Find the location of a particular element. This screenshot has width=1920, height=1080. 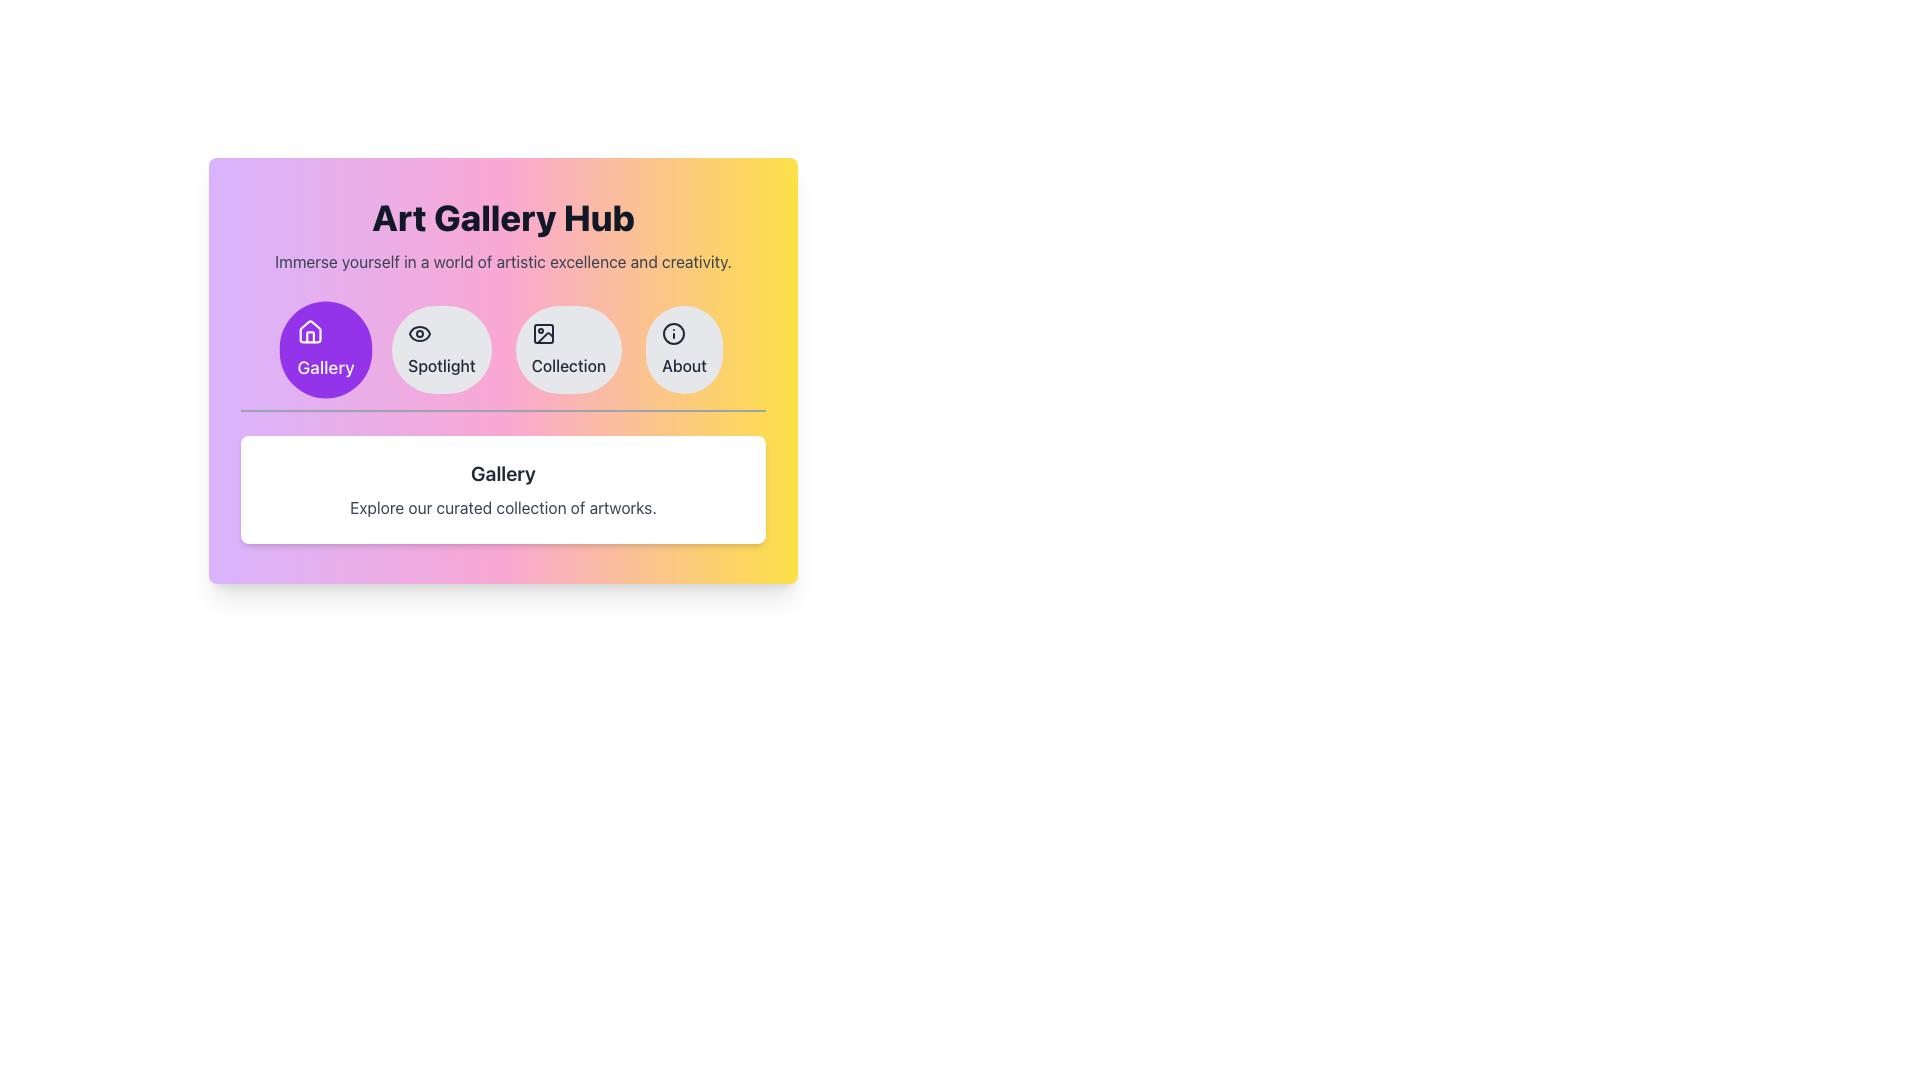

the eye-shaped icon with a black outline and gray circular background is located at coordinates (419, 333).